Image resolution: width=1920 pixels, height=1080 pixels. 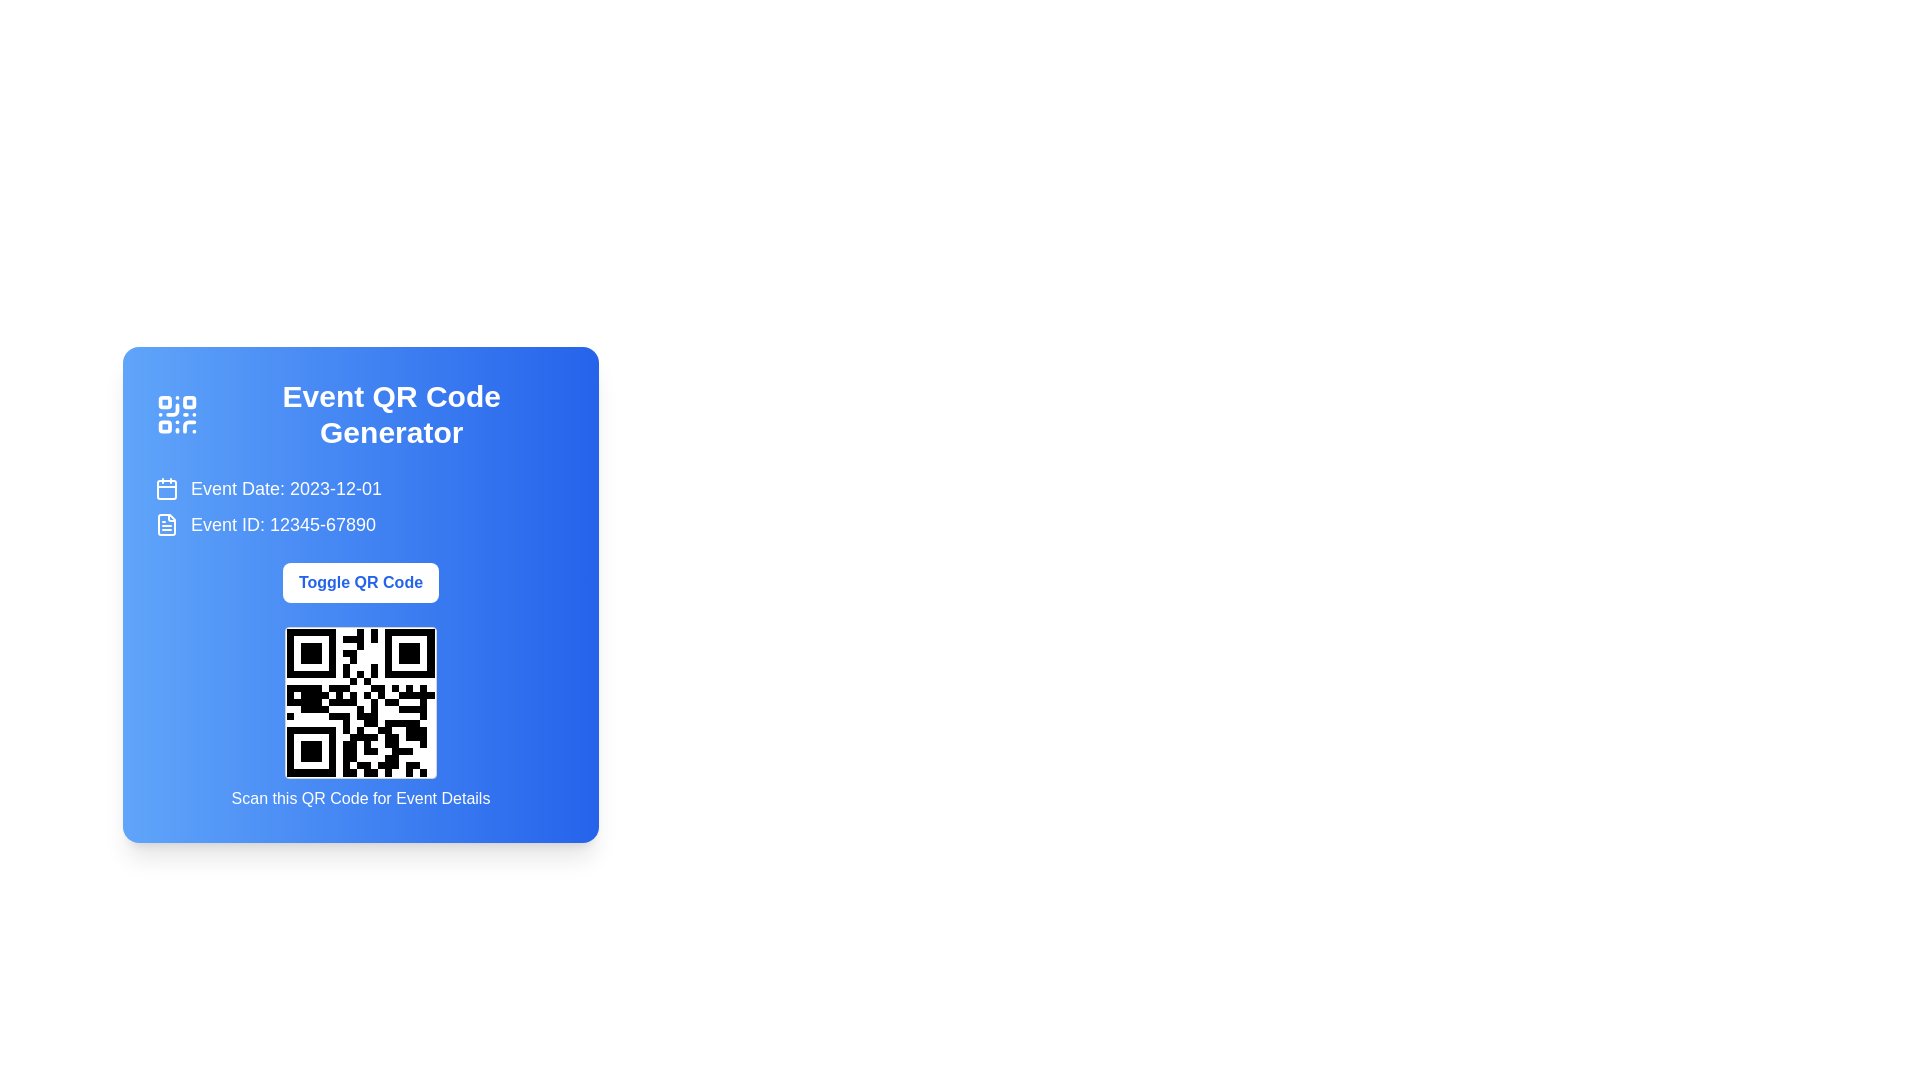 What do you see at coordinates (165, 402) in the screenshot?
I see `the small square with rounded corners that is the first element in the top-left corner of the QR code icon` at bounding box center [165, 402].